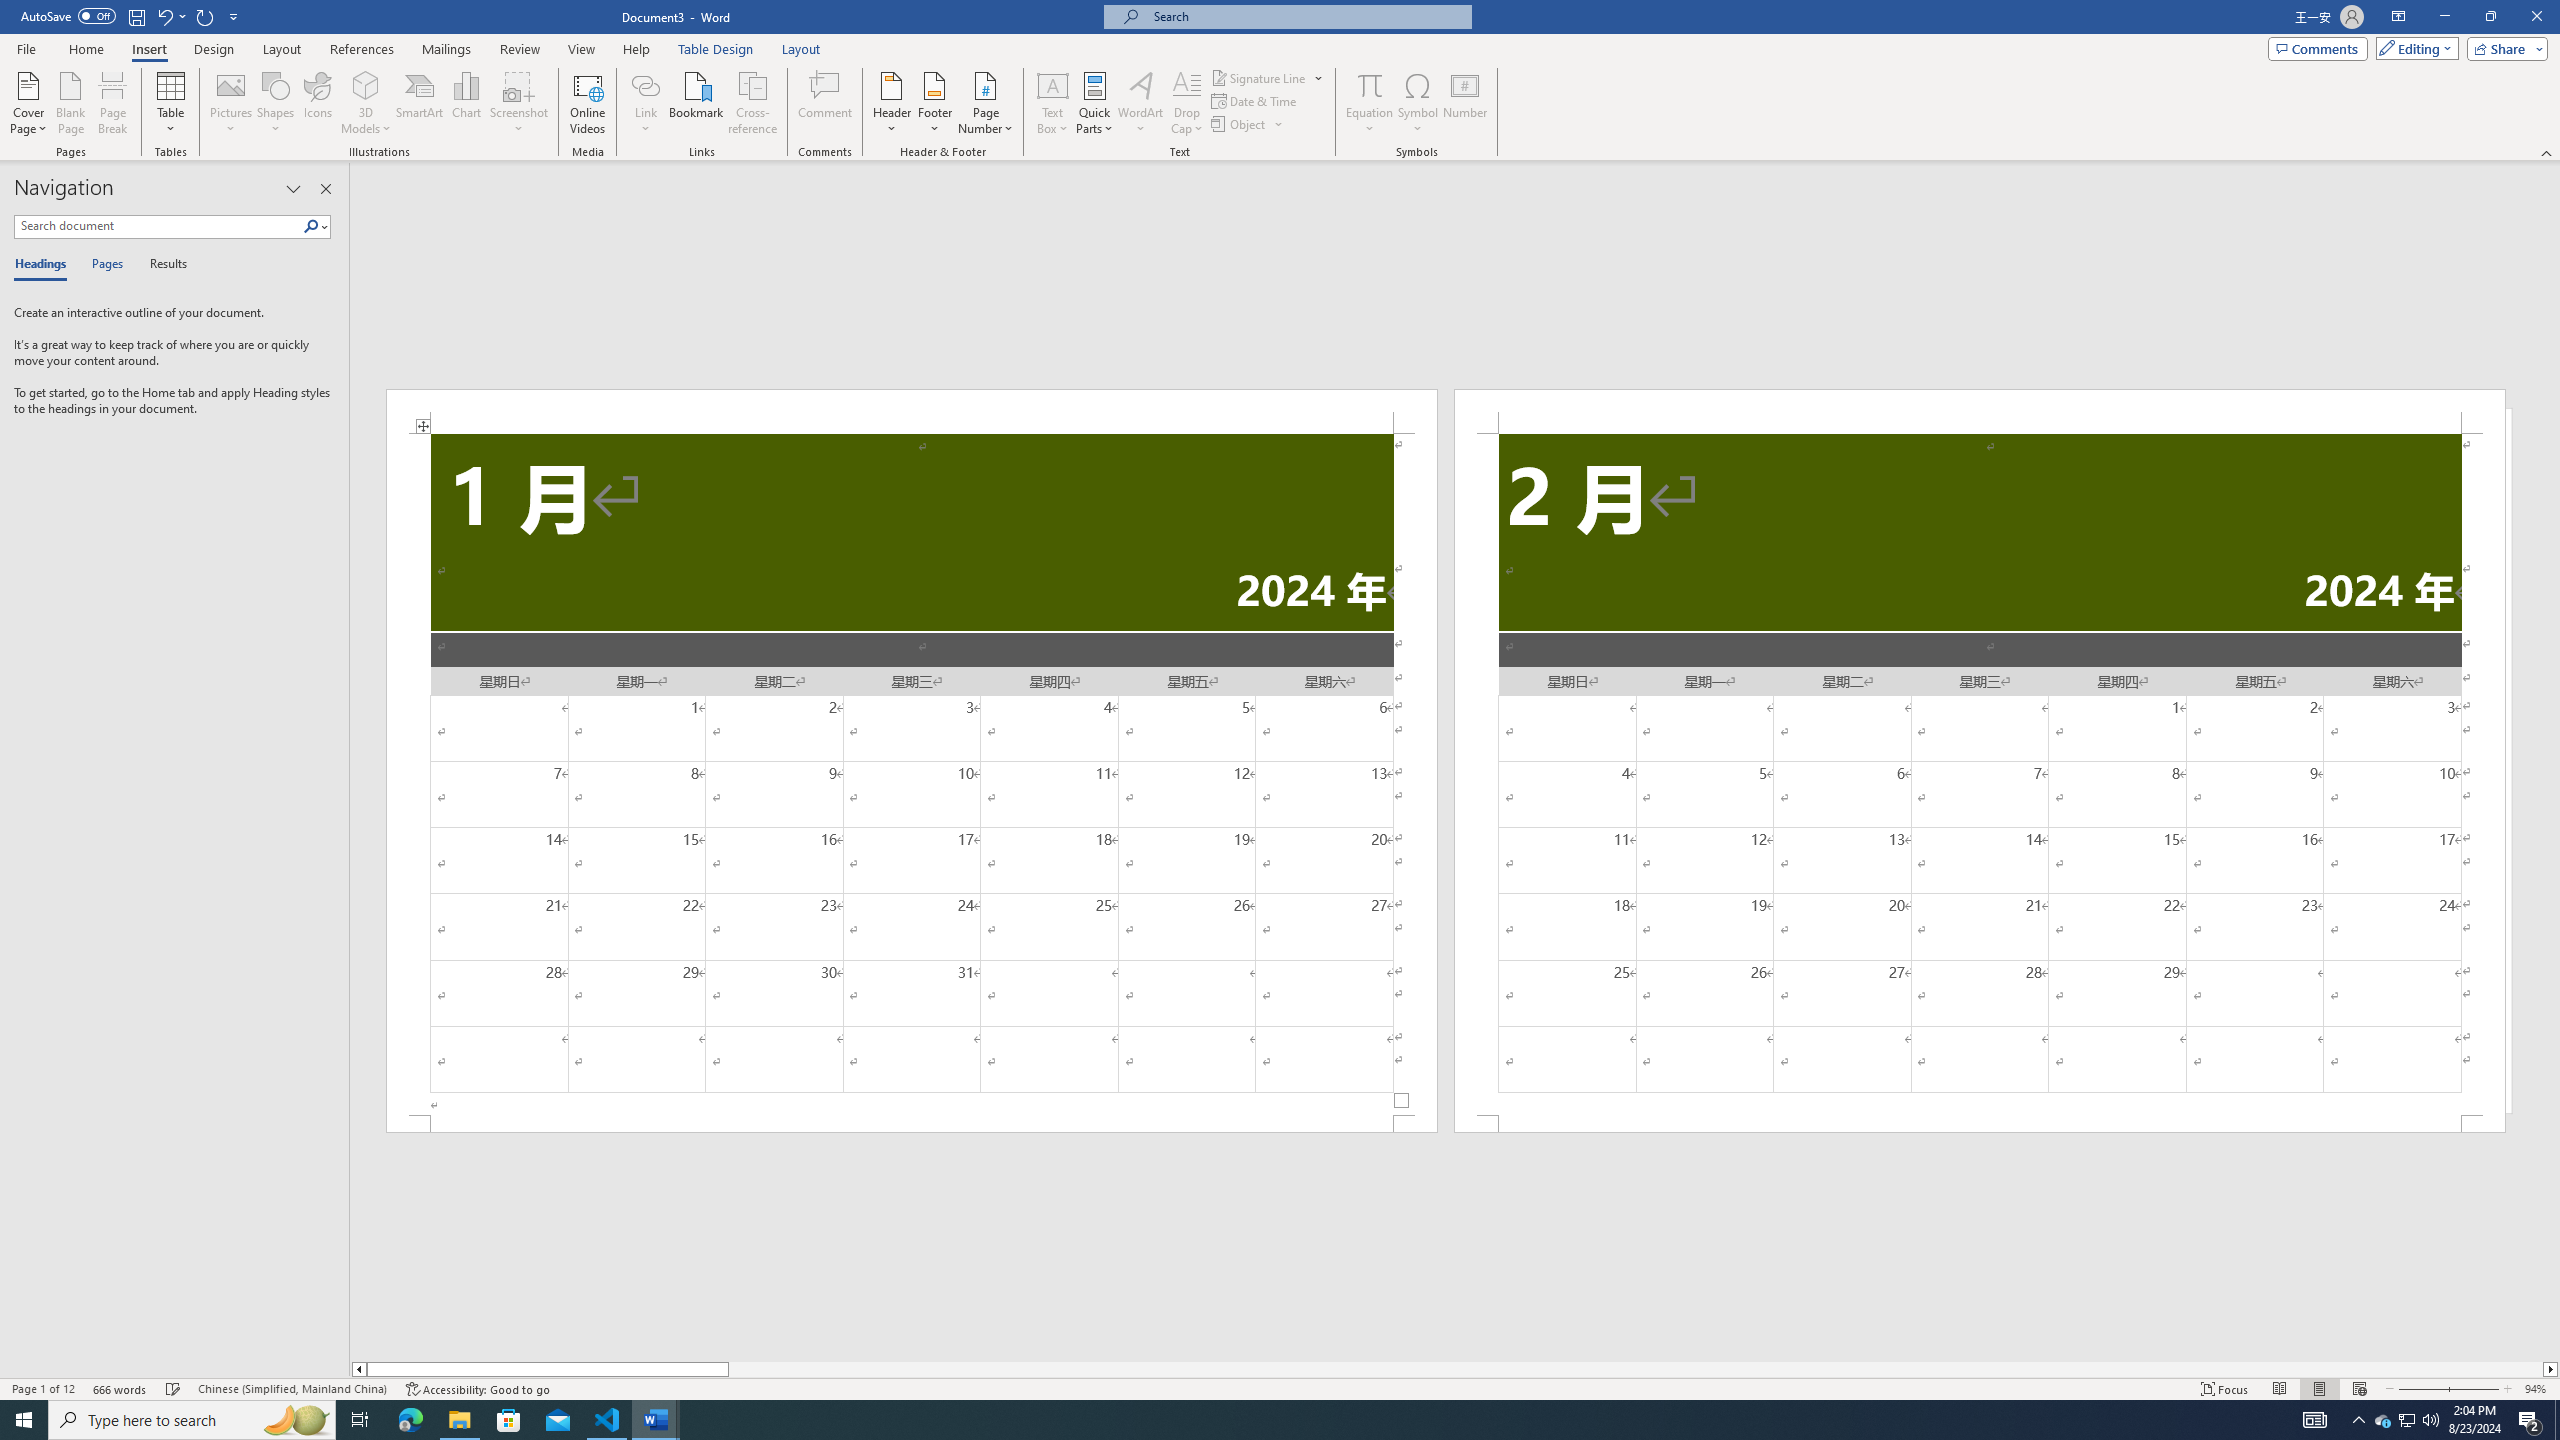 The height and width of the screenshot is (1440, 2560). What do you see at coordinates (315, 225) in the screenshot?
I see `'Search'` at bounding box center [315, 225].